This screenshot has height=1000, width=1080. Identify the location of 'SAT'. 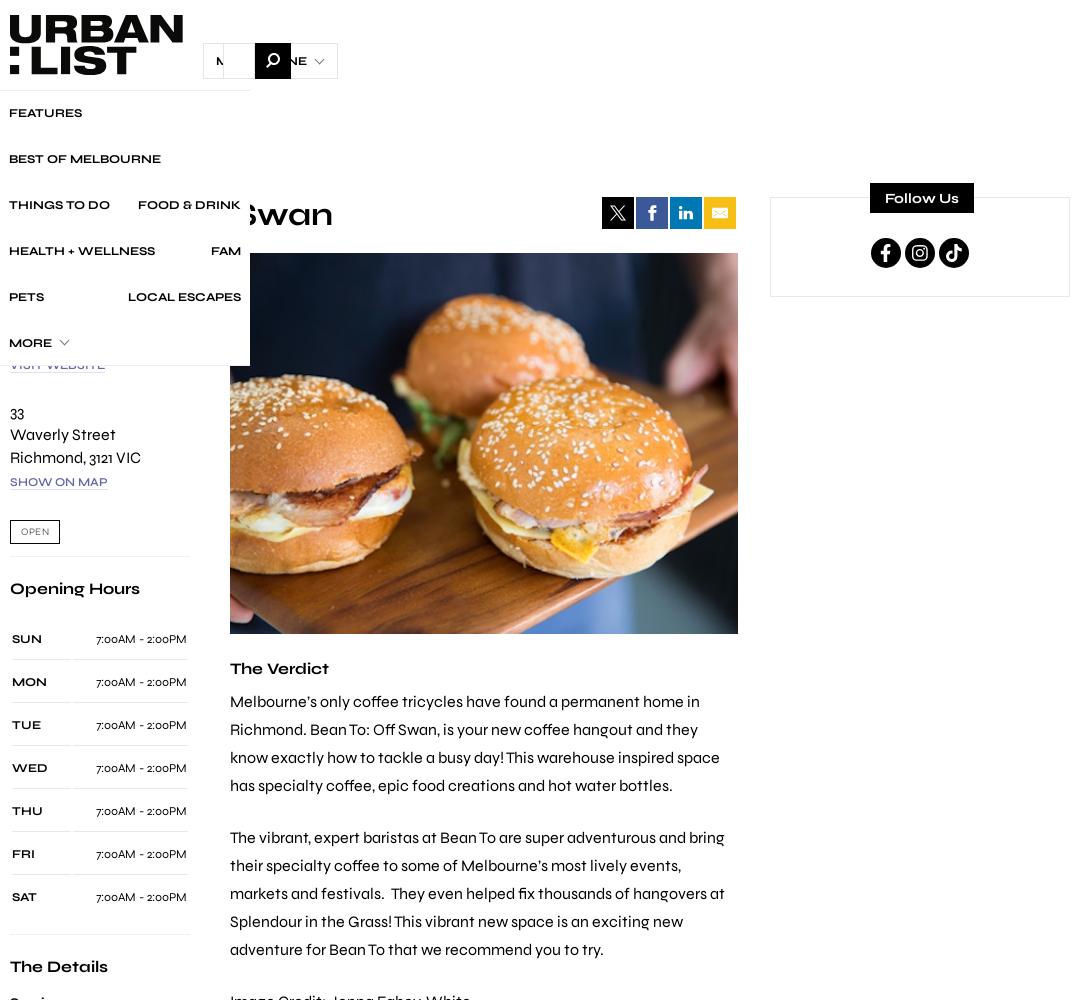
(24, 896).